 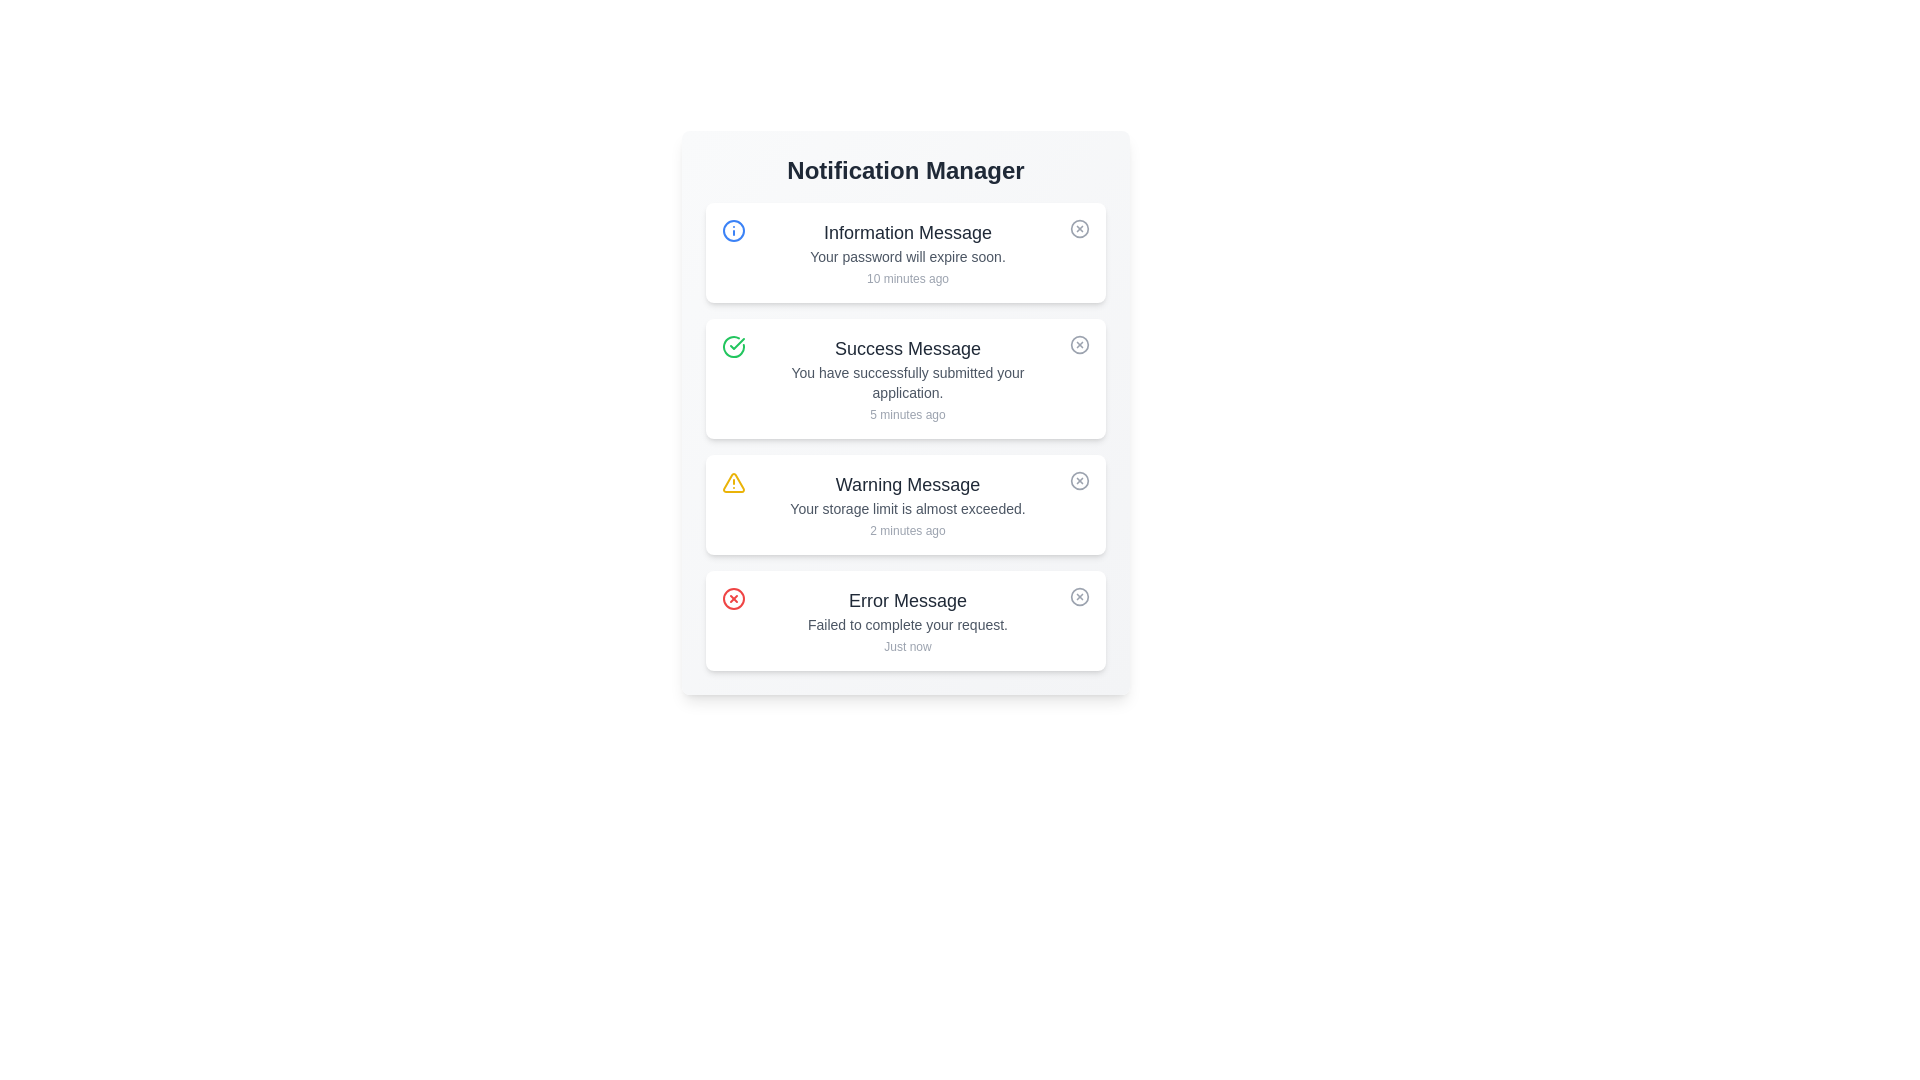 I want to click on the Close Button/Icon located at the top-right corner of the 'Success Message' notification to change its color, so click(x=1079, y=343).